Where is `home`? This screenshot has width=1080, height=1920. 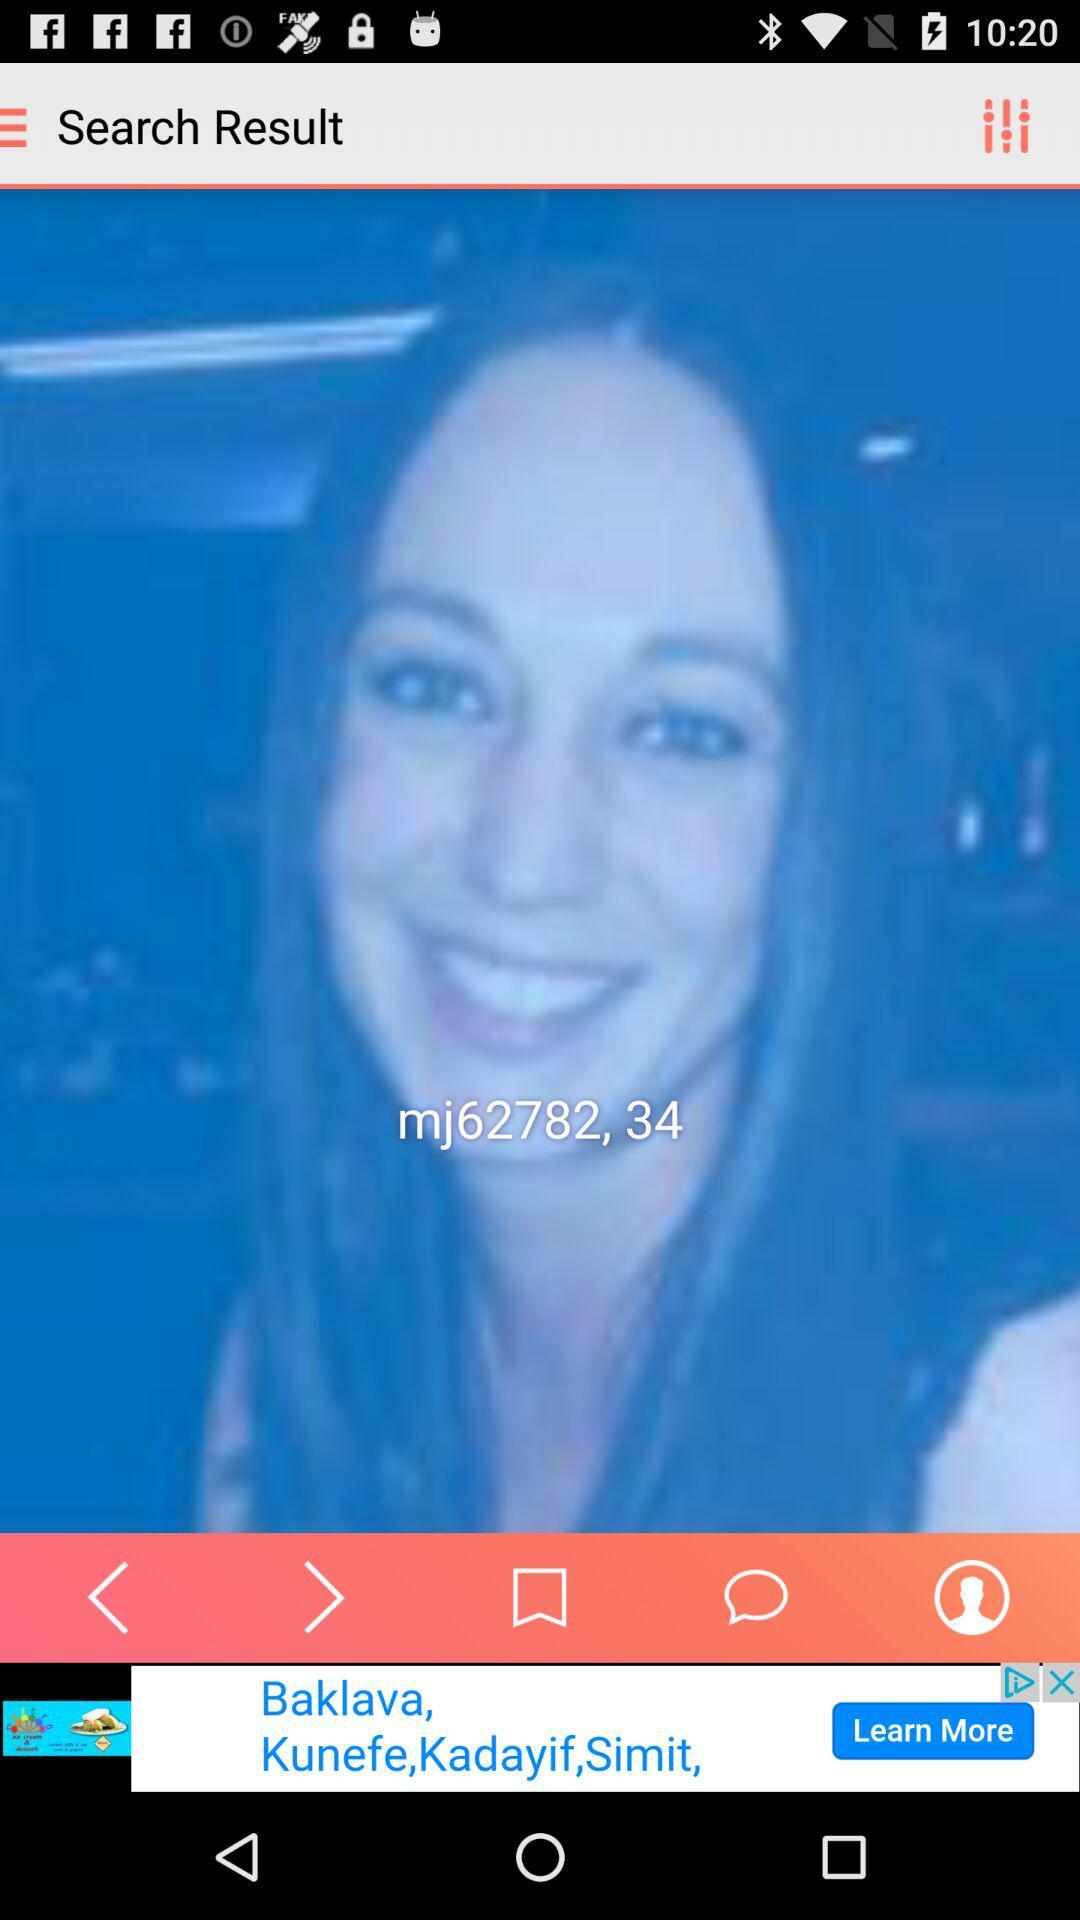 home is located at coordinates (540, 1596).